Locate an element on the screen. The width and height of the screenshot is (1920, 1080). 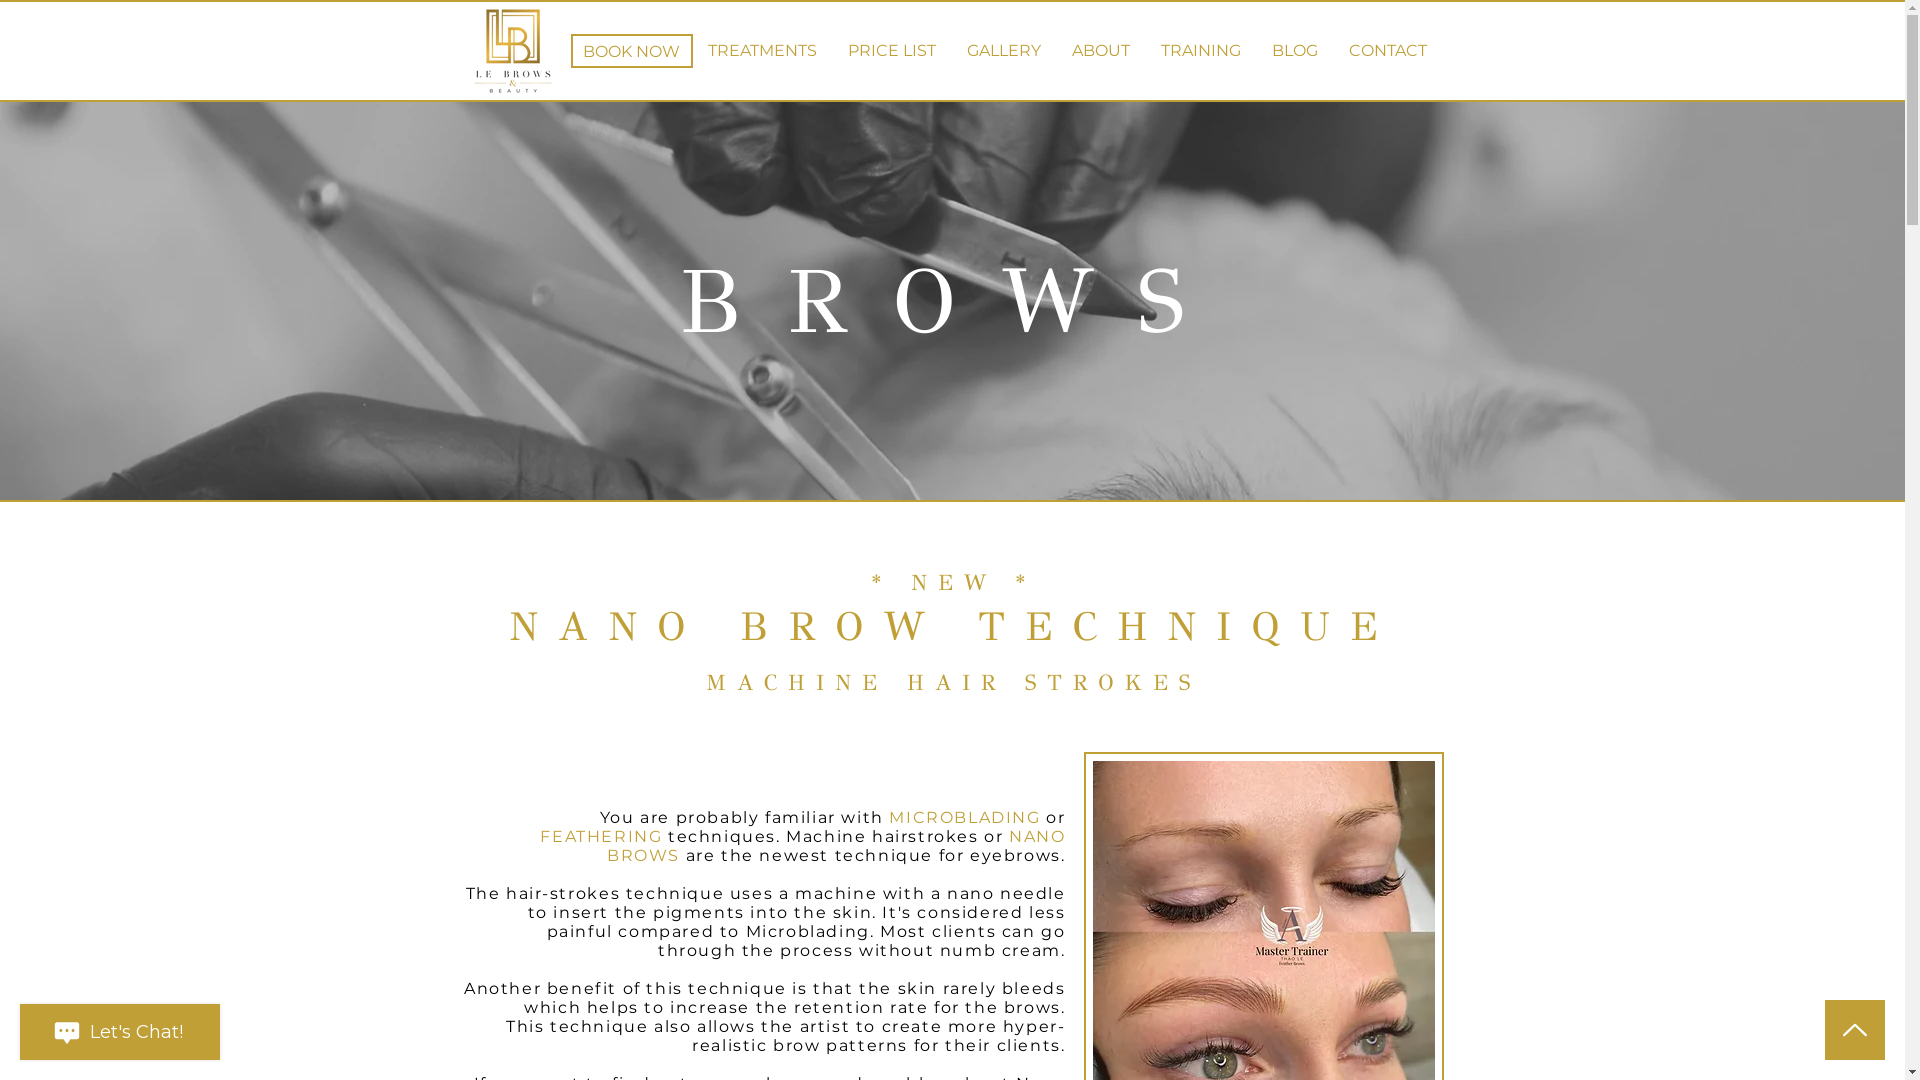
'ABOUT' is located at coordinates (1099, 49).